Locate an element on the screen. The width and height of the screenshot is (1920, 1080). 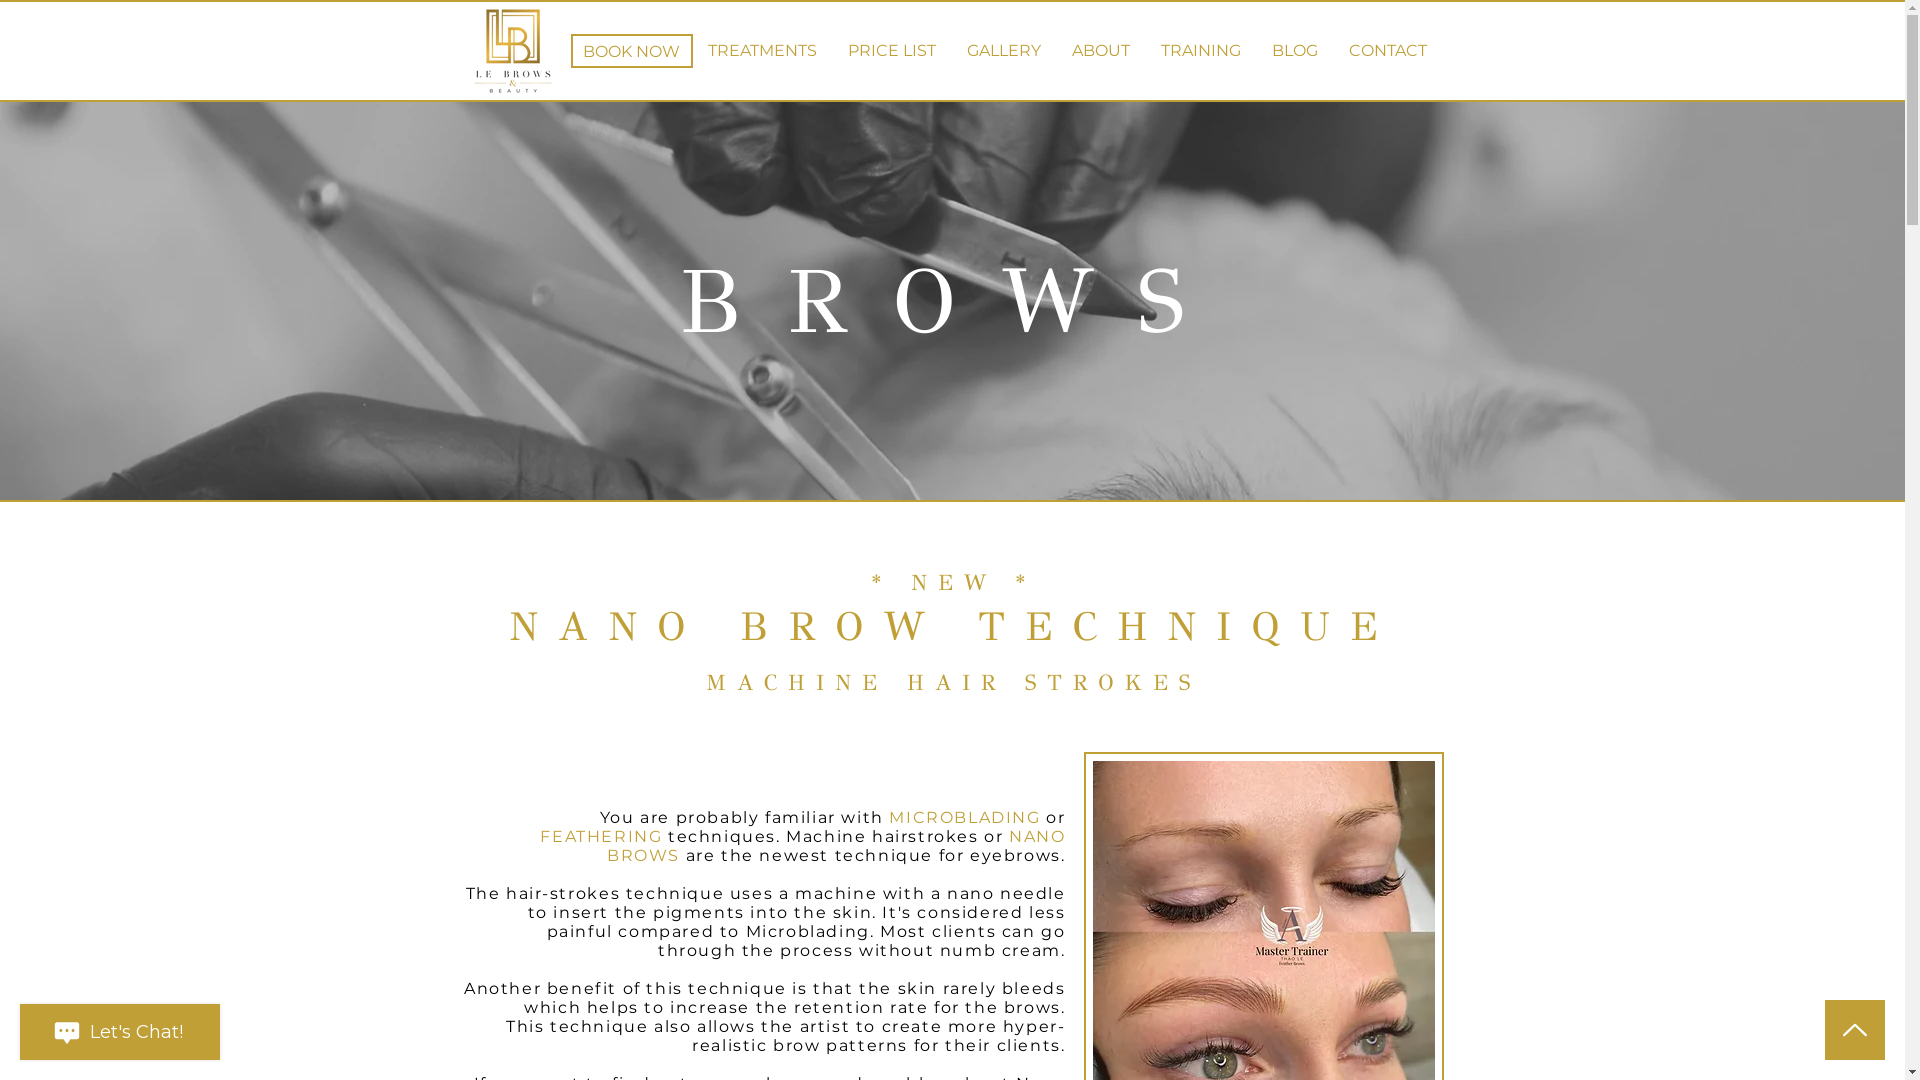
'ABOUT' is located at coordinates (1099, 49).